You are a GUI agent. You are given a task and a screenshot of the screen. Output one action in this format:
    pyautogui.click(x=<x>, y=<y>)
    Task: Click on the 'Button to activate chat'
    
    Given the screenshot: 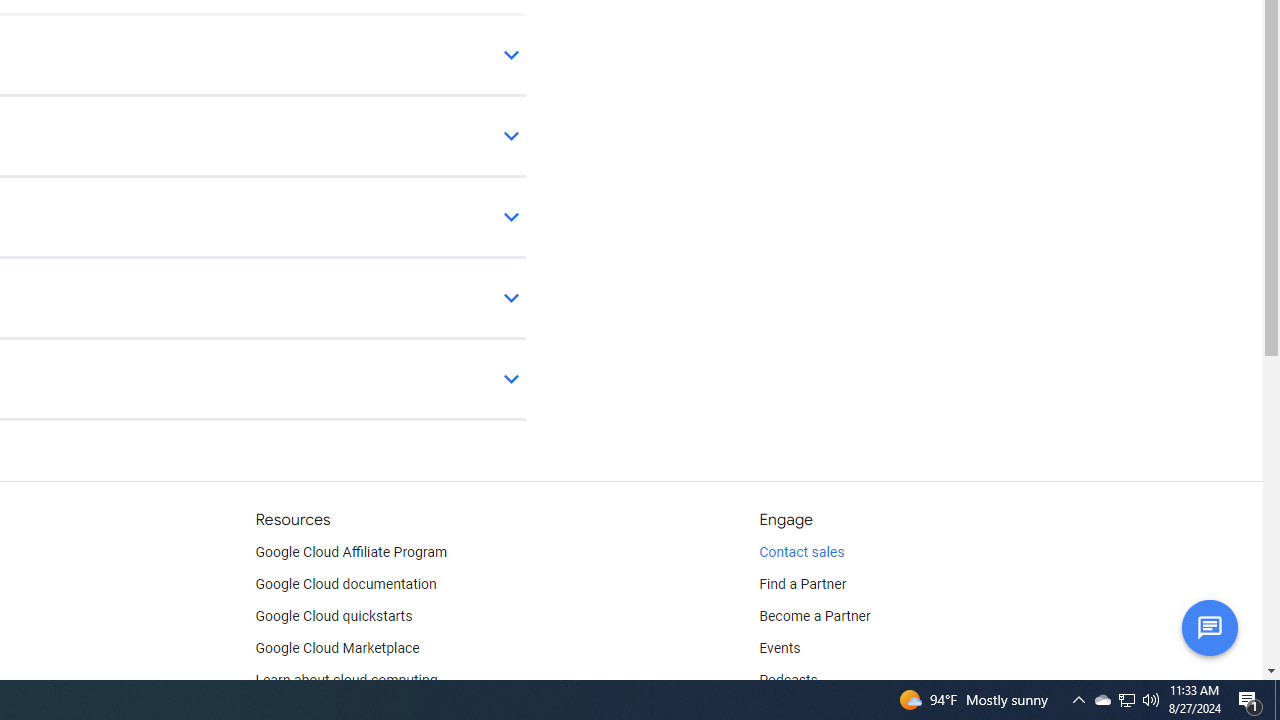 What is the action you would take?
    pyautogui.click(x=1208, y=626)
    